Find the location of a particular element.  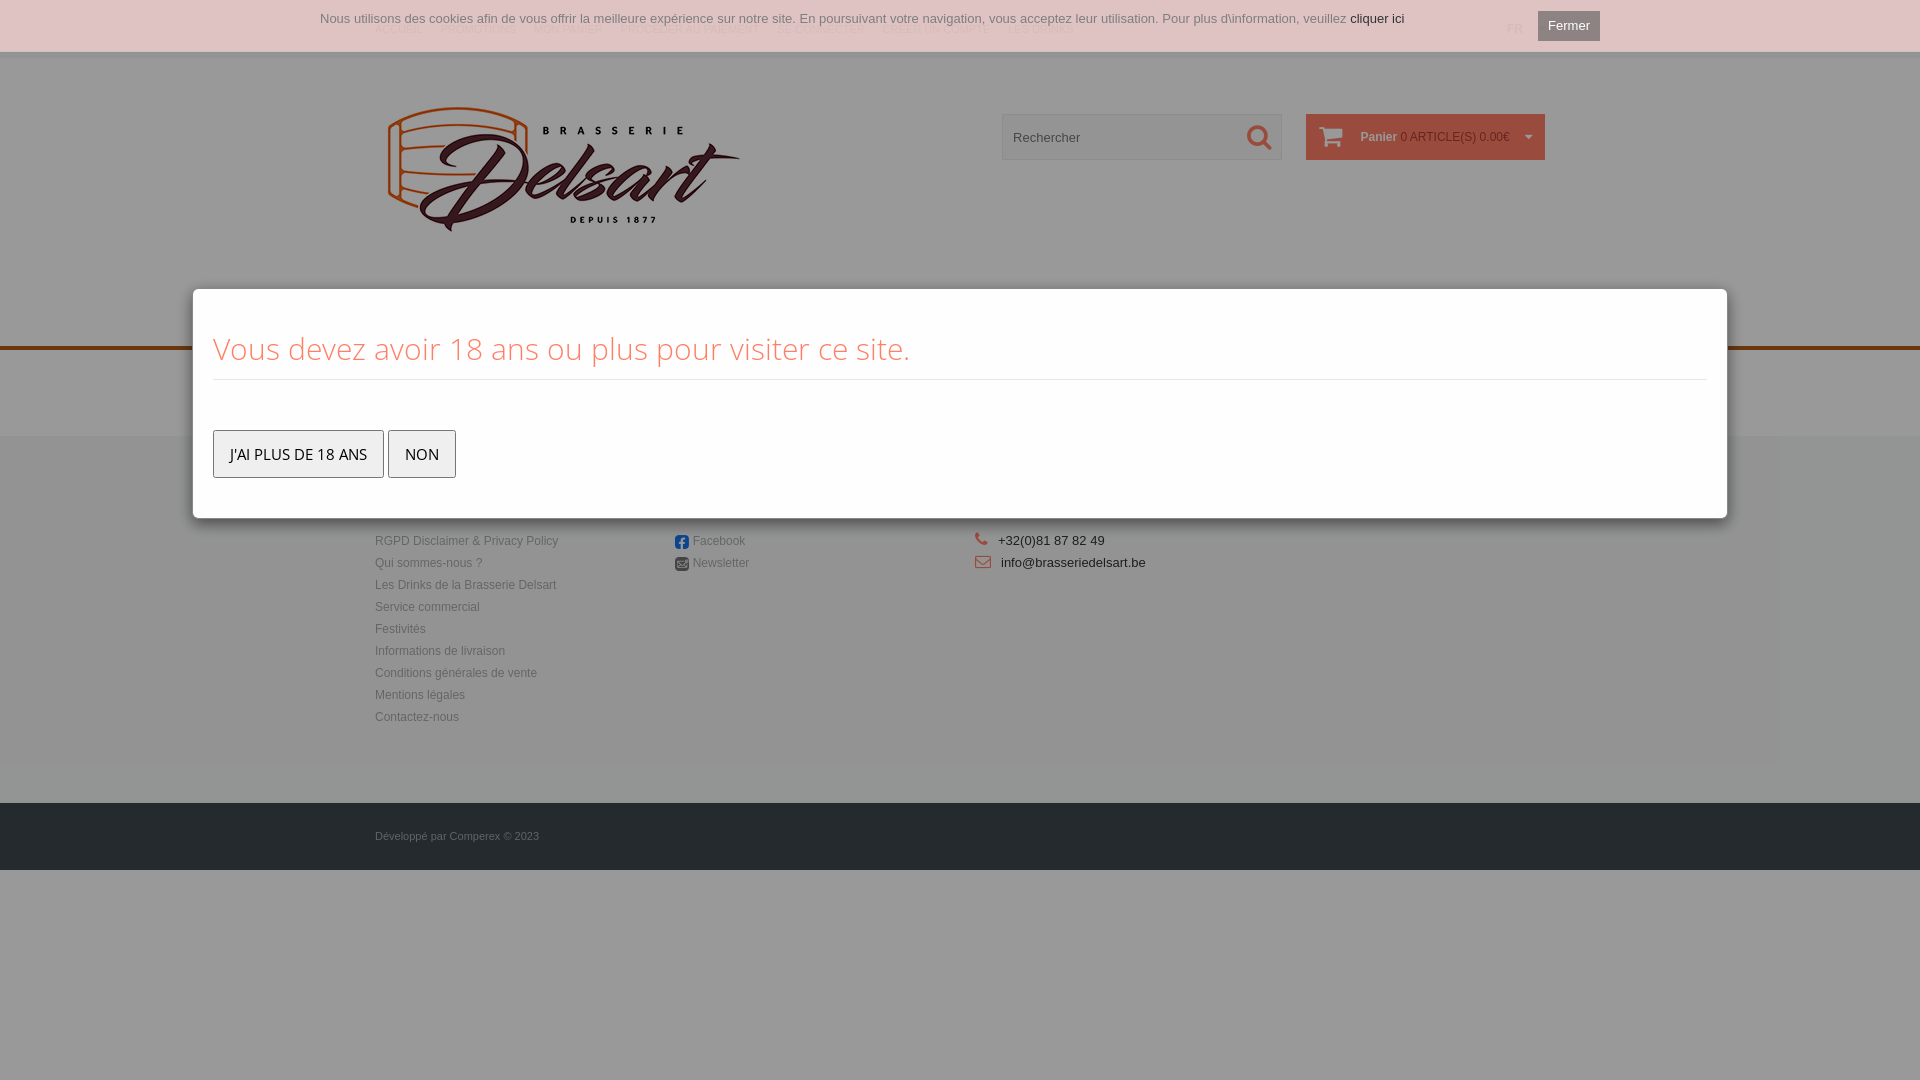

'Fermer' is located at coordinates (1536, 26).